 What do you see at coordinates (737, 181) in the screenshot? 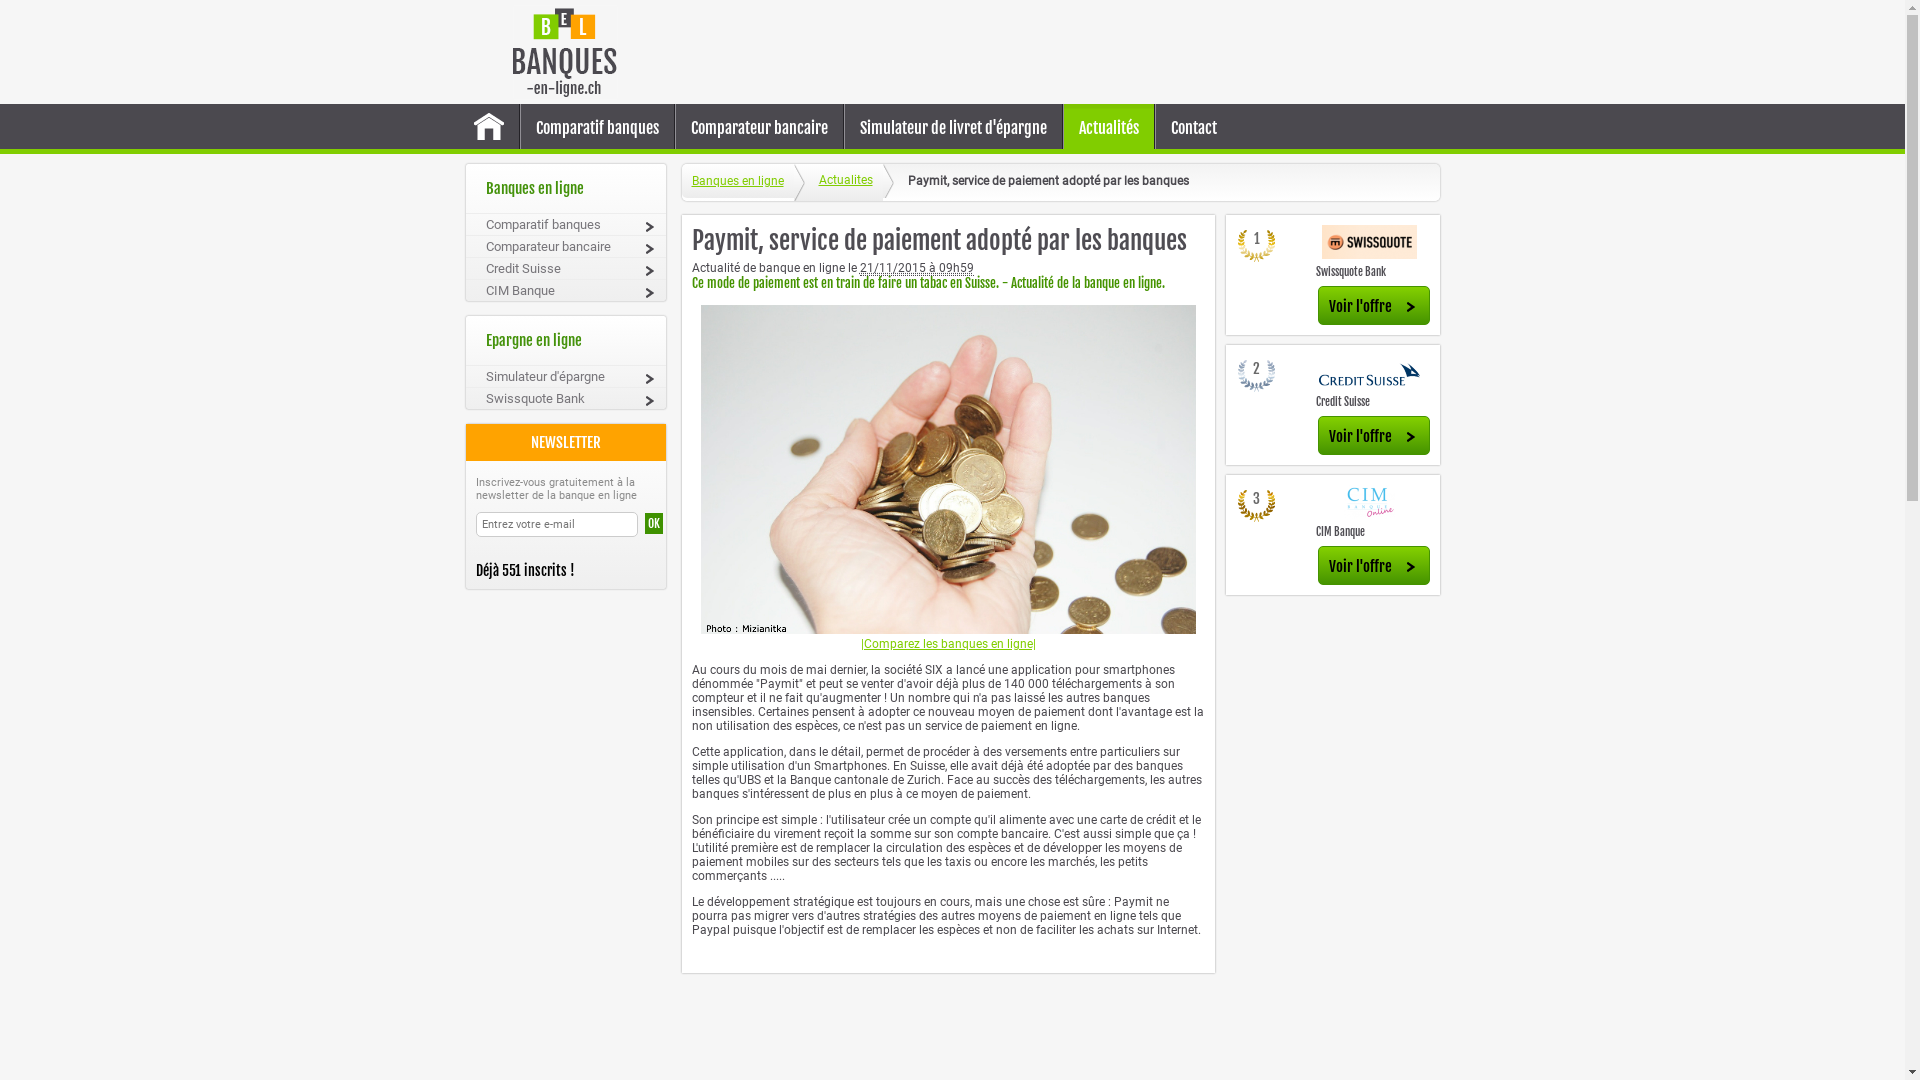
I see `'Banques en ligne'` at bounding box center [737, 181].